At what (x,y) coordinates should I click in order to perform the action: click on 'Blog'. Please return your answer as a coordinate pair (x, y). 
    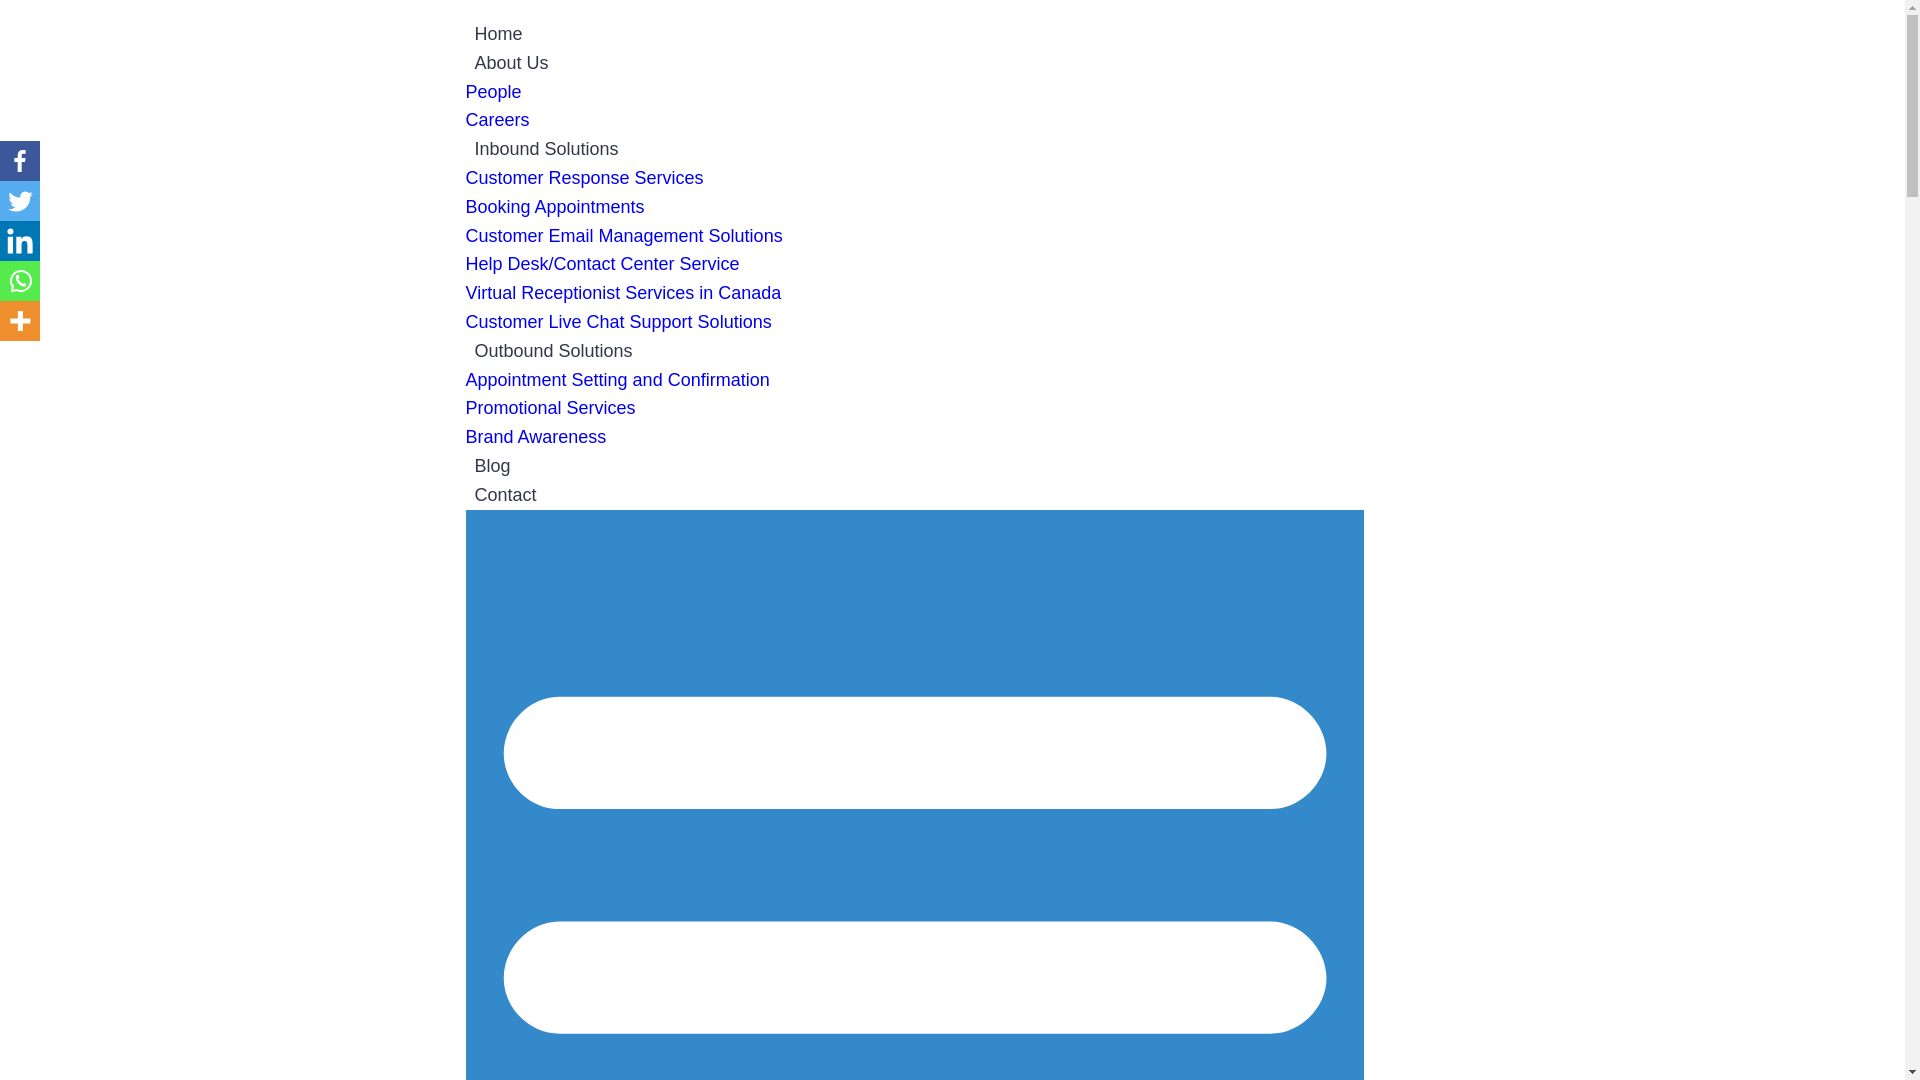
    Looking at the image, I should click on (464, 466).